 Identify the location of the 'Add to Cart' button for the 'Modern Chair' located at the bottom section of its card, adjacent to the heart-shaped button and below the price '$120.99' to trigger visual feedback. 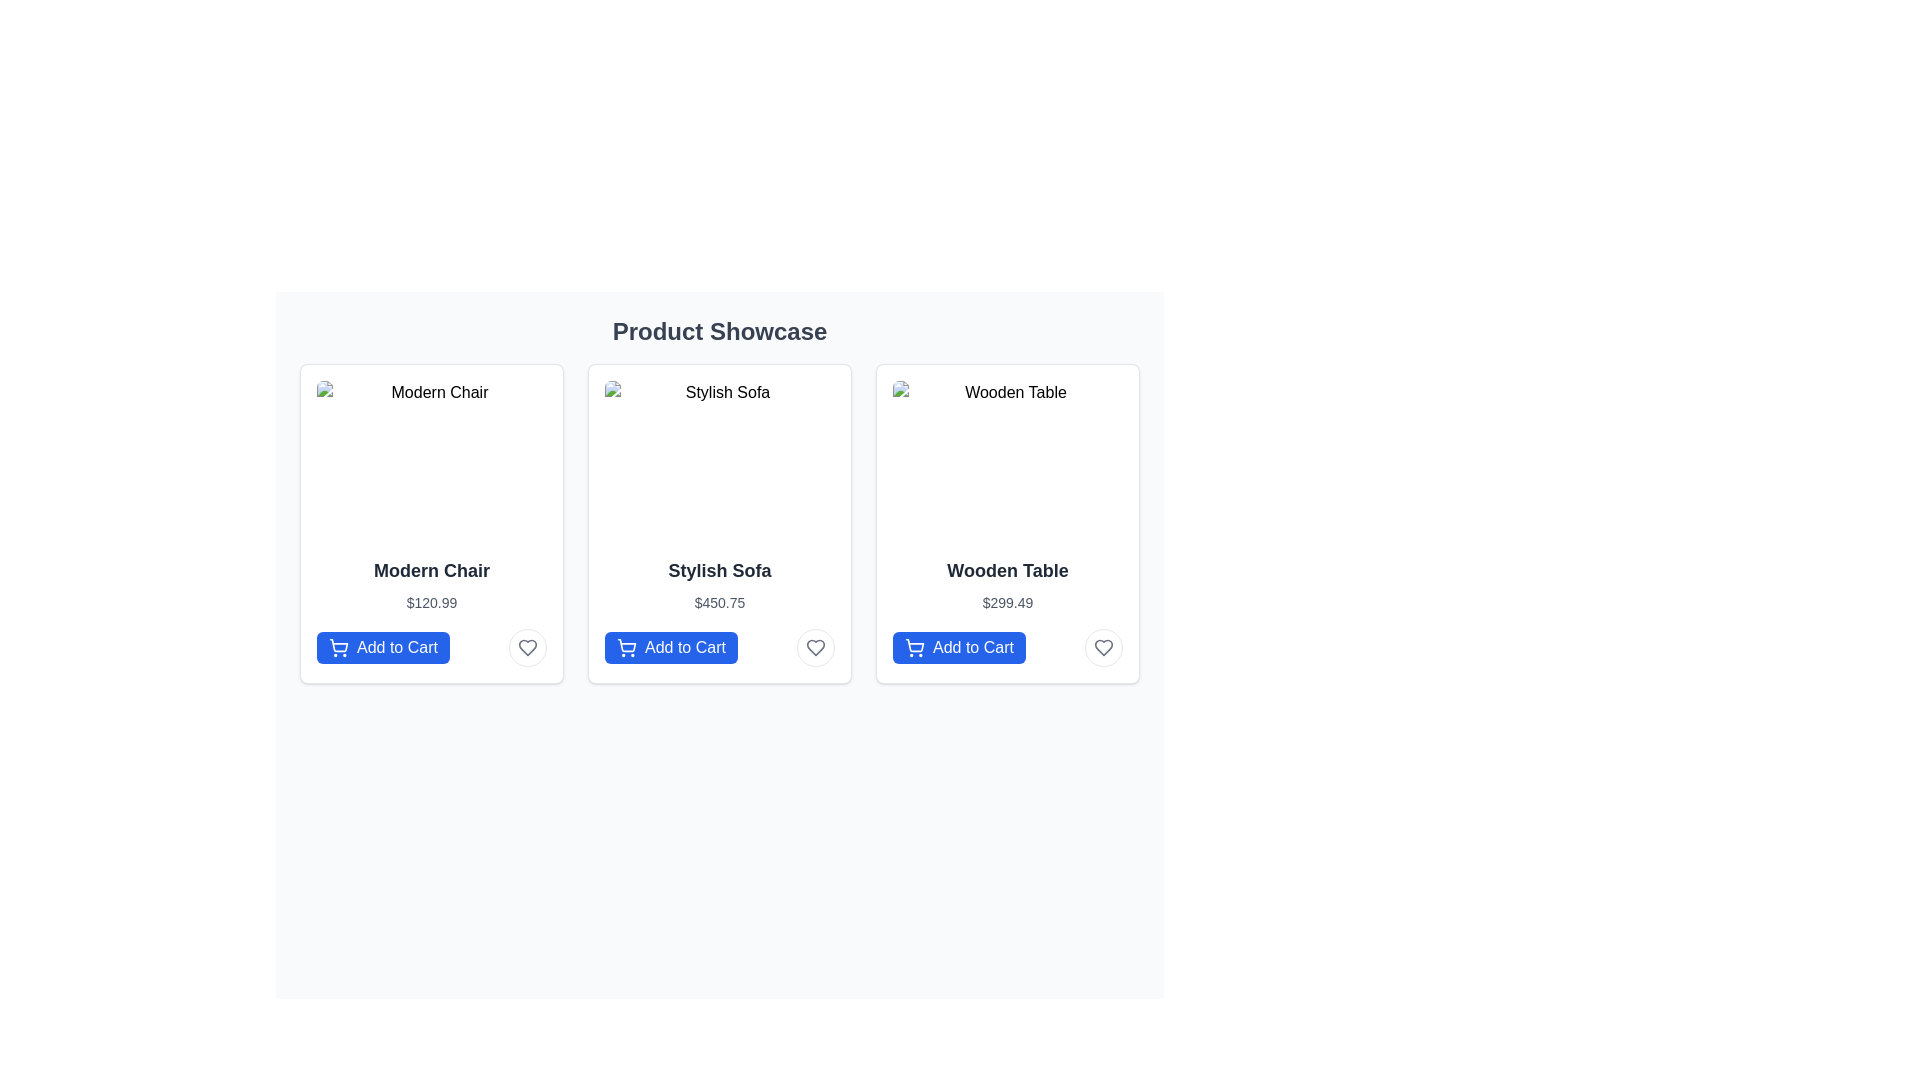
(397, 648).